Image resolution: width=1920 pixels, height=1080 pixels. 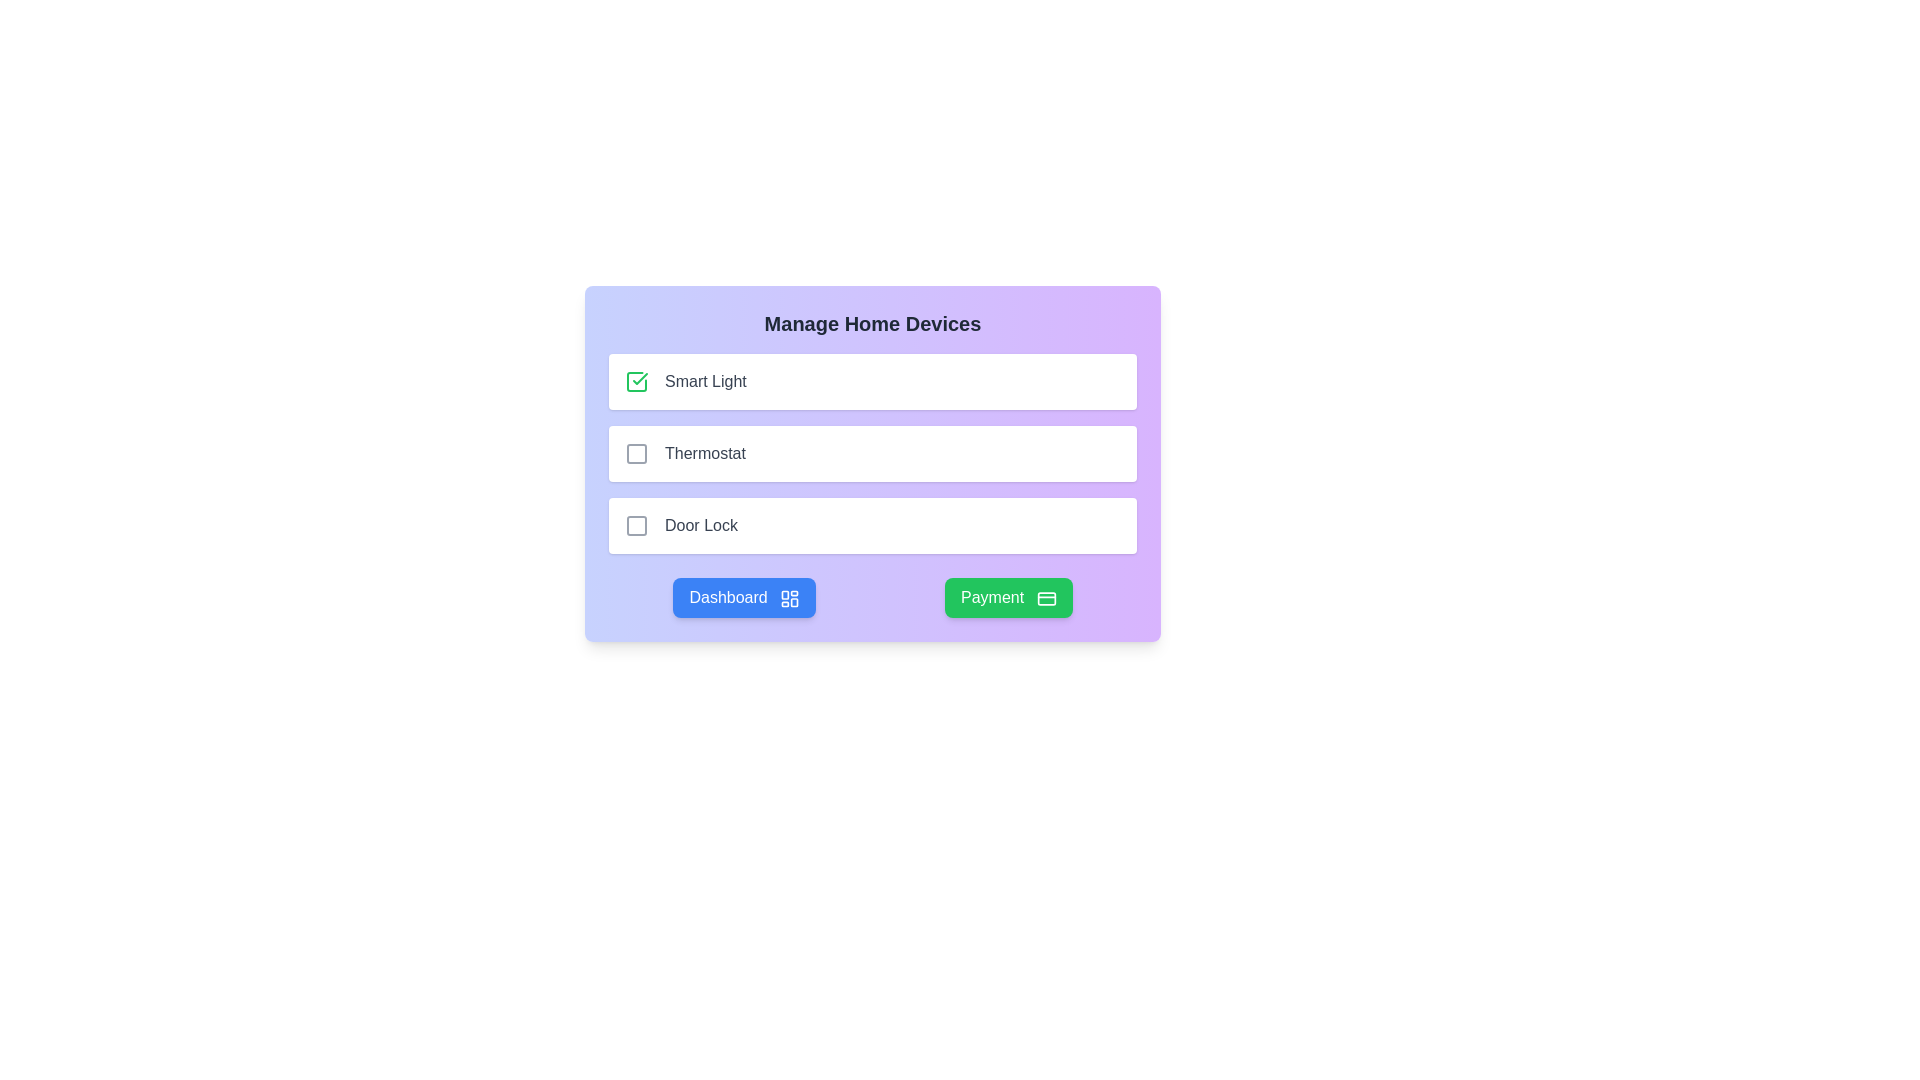 What do you see at coordinates (701, 524) in the screenshot?
I see `the 'Door Lock' label, which is styled in gray and positioned next to an interactive checkbox in the third row of the 'Manage Home Devices' section` at bounding box center [701, 524].